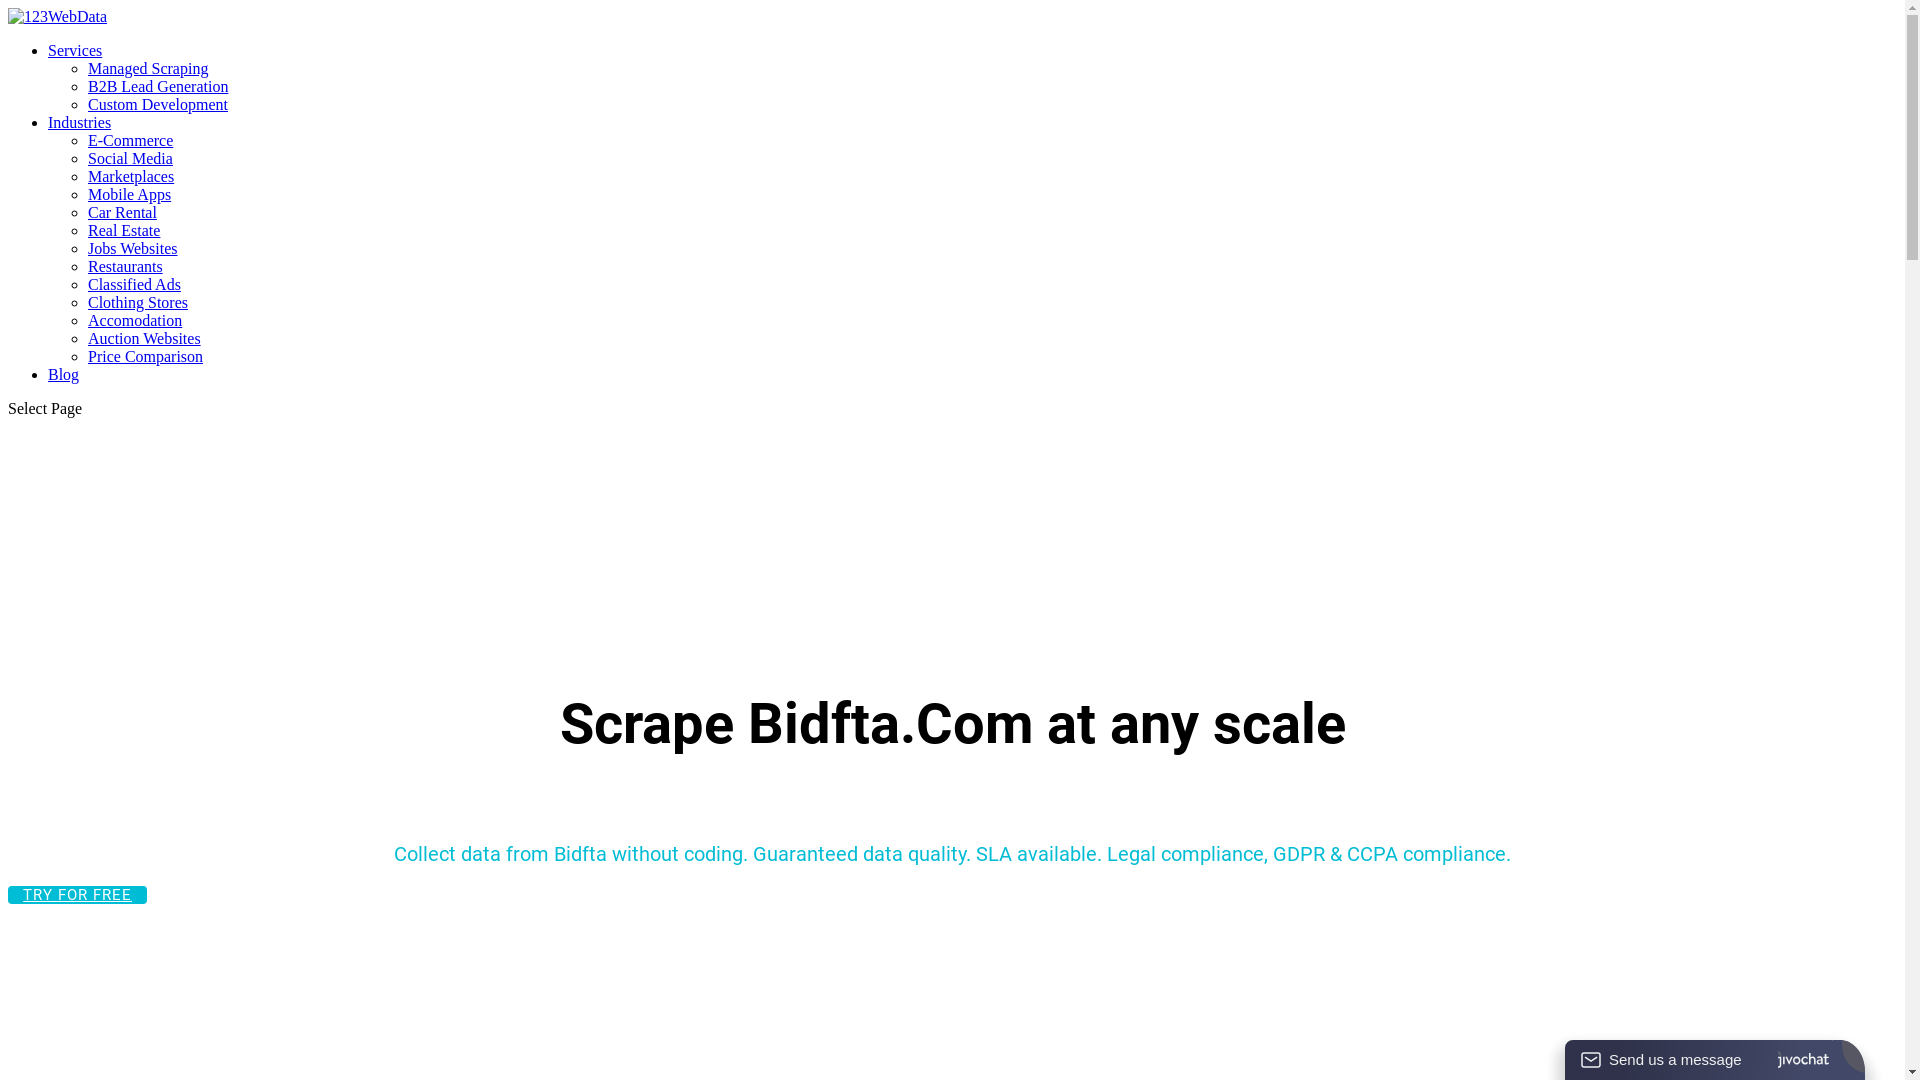 This screenshot has width=1920, height=1080. I want to click on 'Restaurants', so click(124, 265).